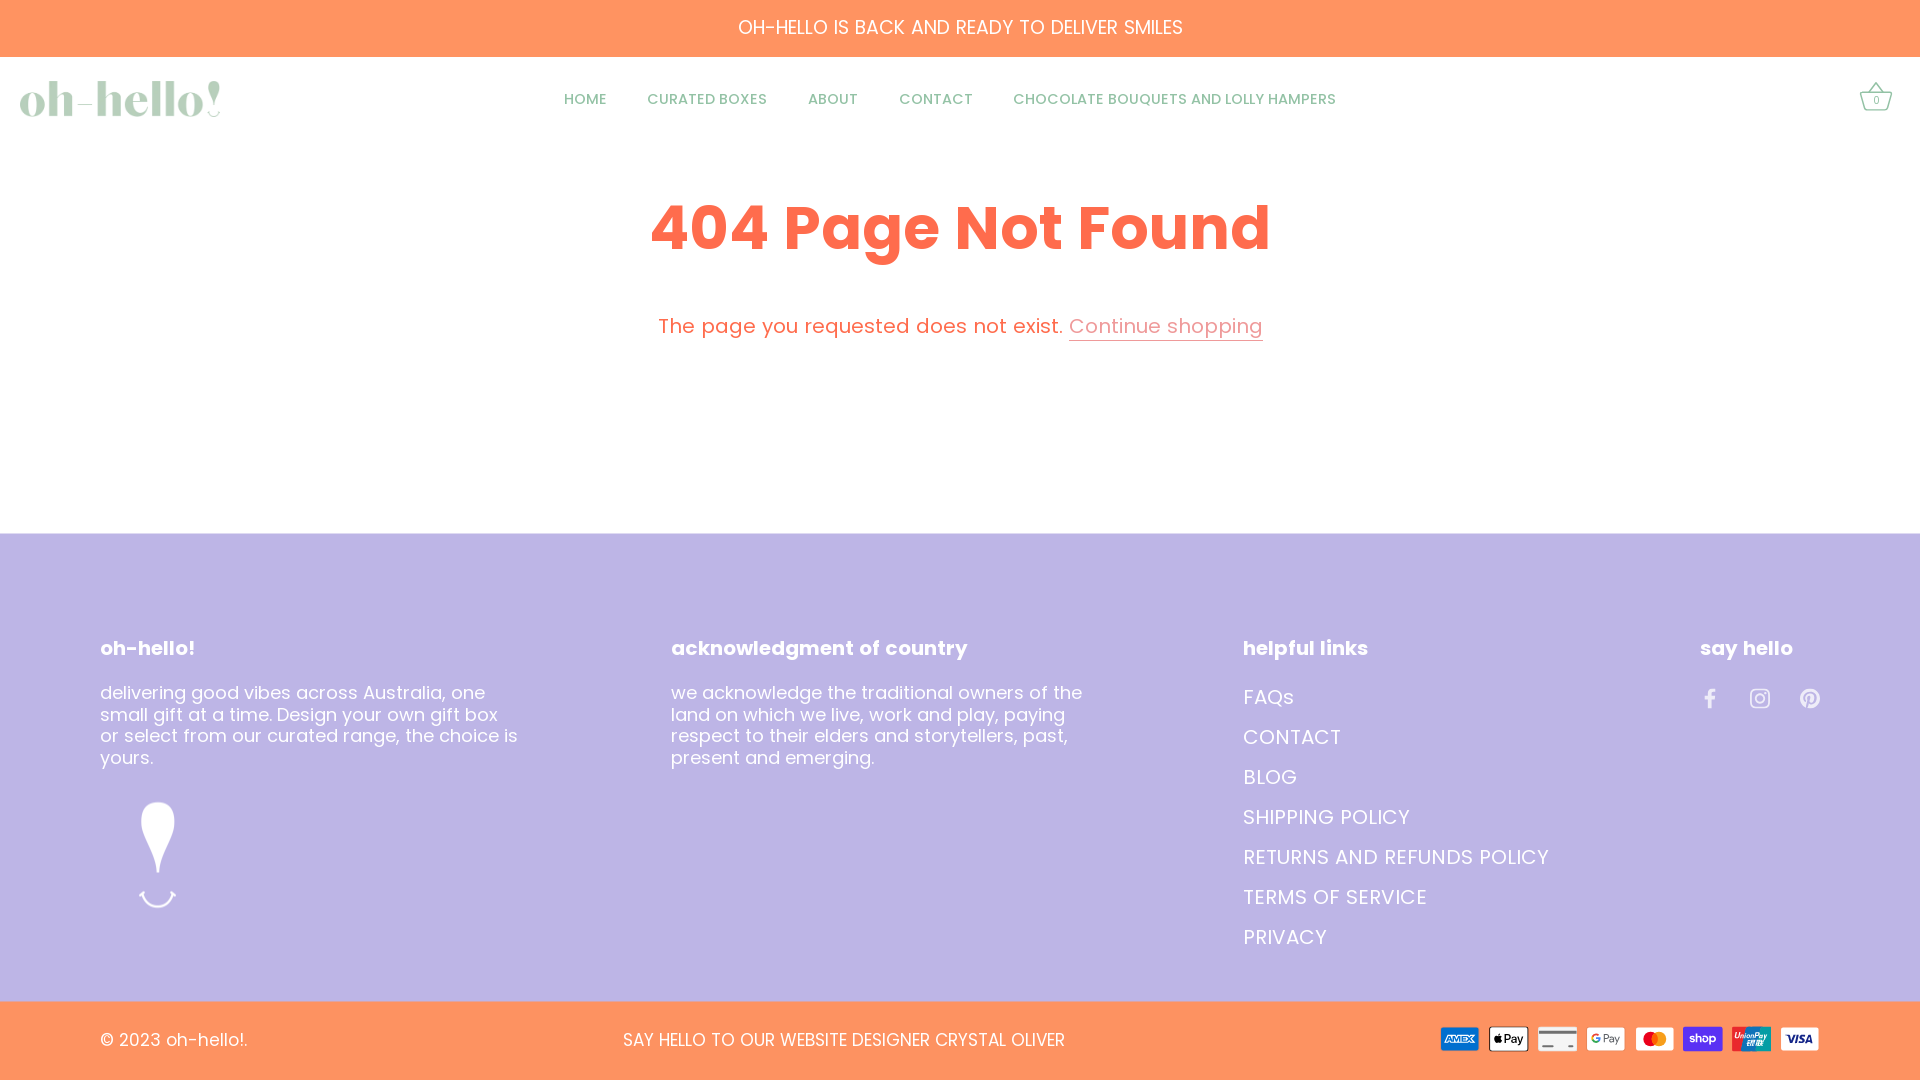  I want to click on 'BLOG', so click(1269, 774).